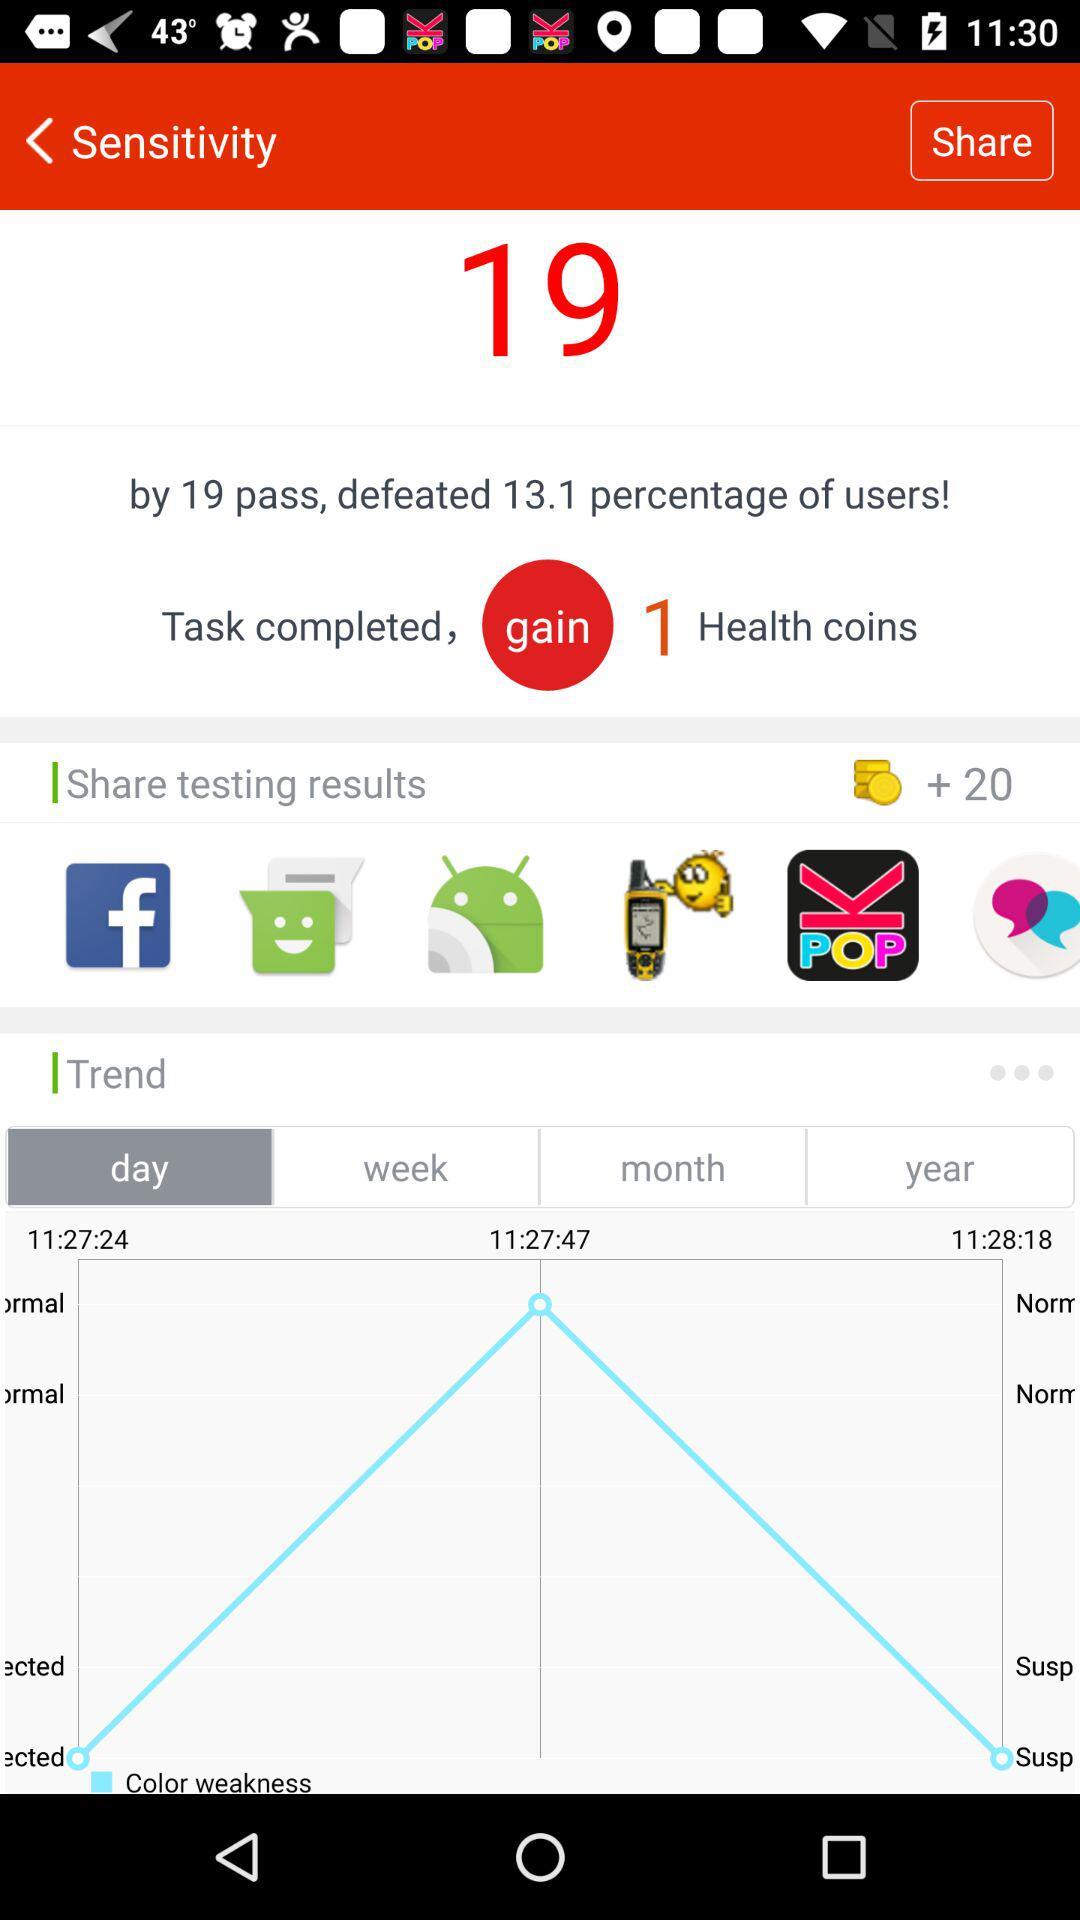 This screenshot has height=1920, width=1080. Describe the element at coordinates (547, 624) in the screenshot. I see `the item below by 19 pass item` at that location.